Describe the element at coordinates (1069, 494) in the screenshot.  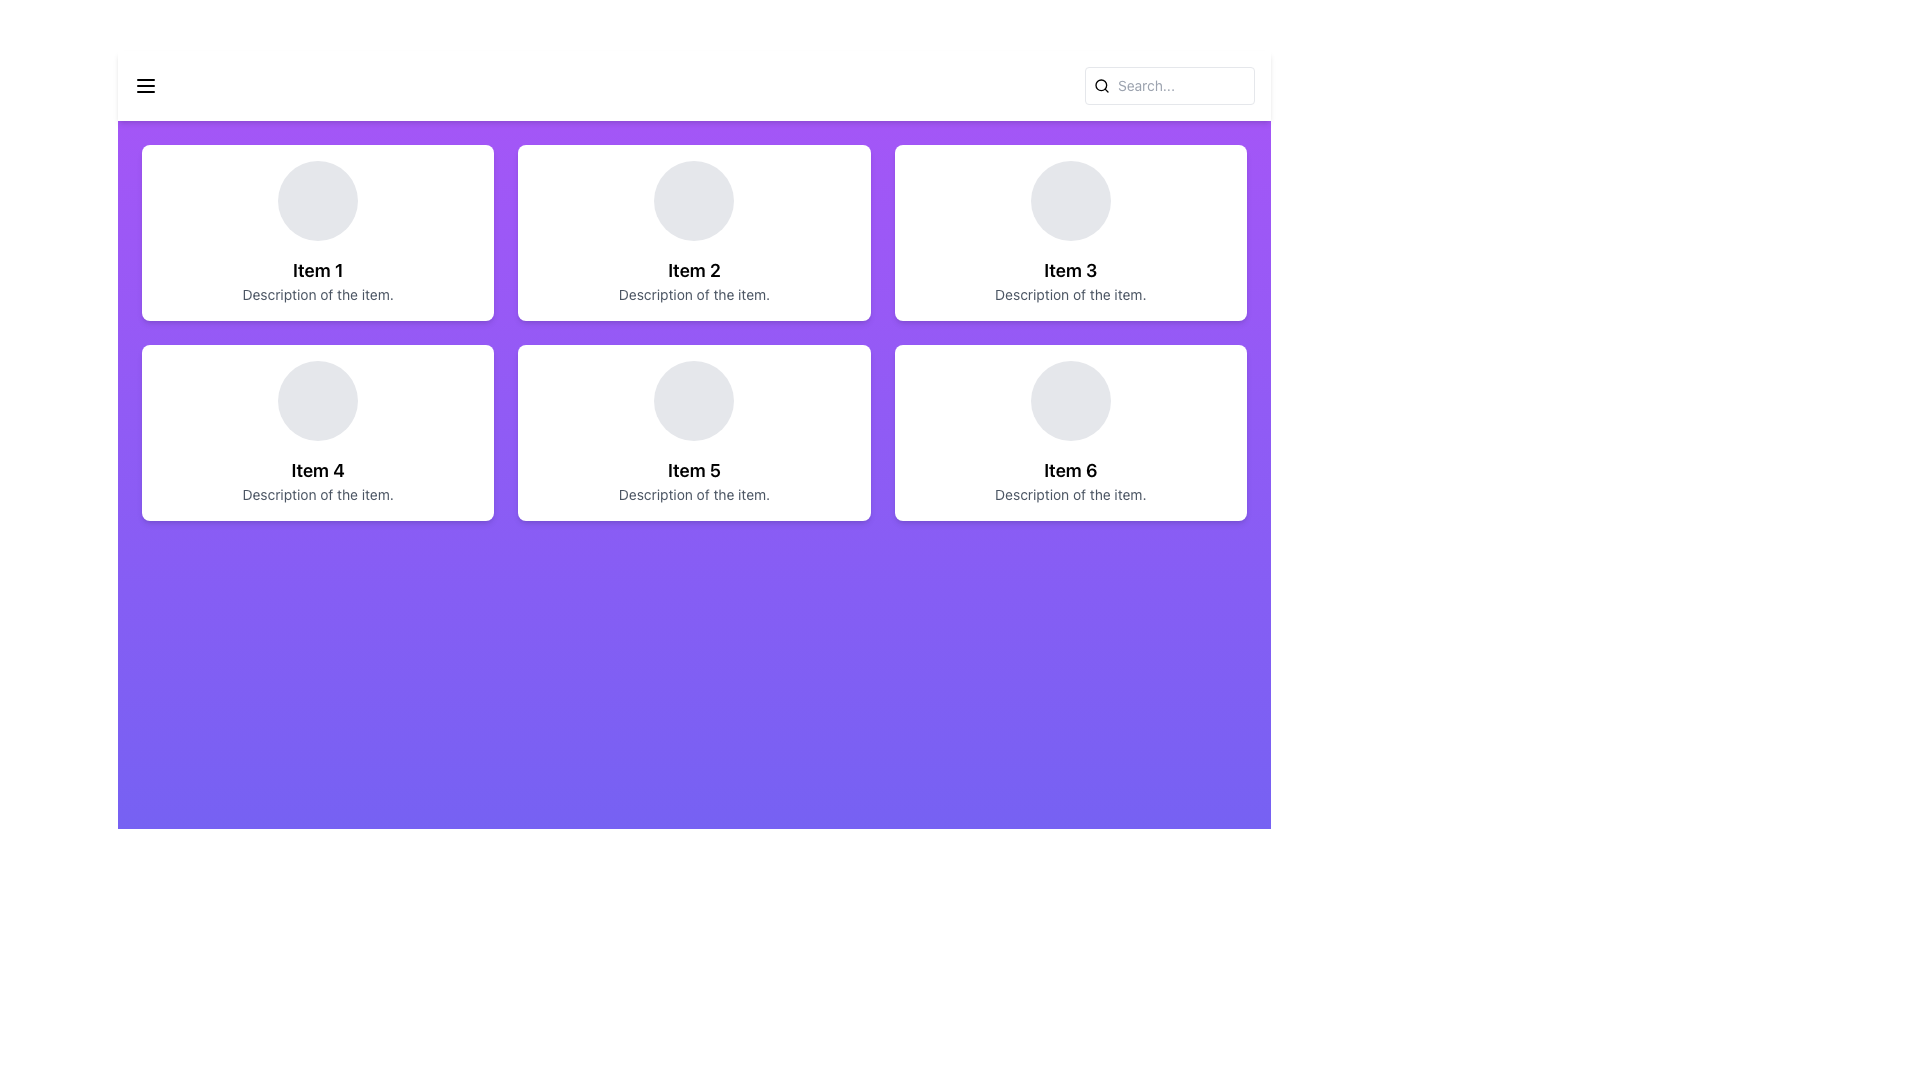
I see `the static text label positioned below the title 'Item 6' in the bottom-right card of the grid layout` at that location.